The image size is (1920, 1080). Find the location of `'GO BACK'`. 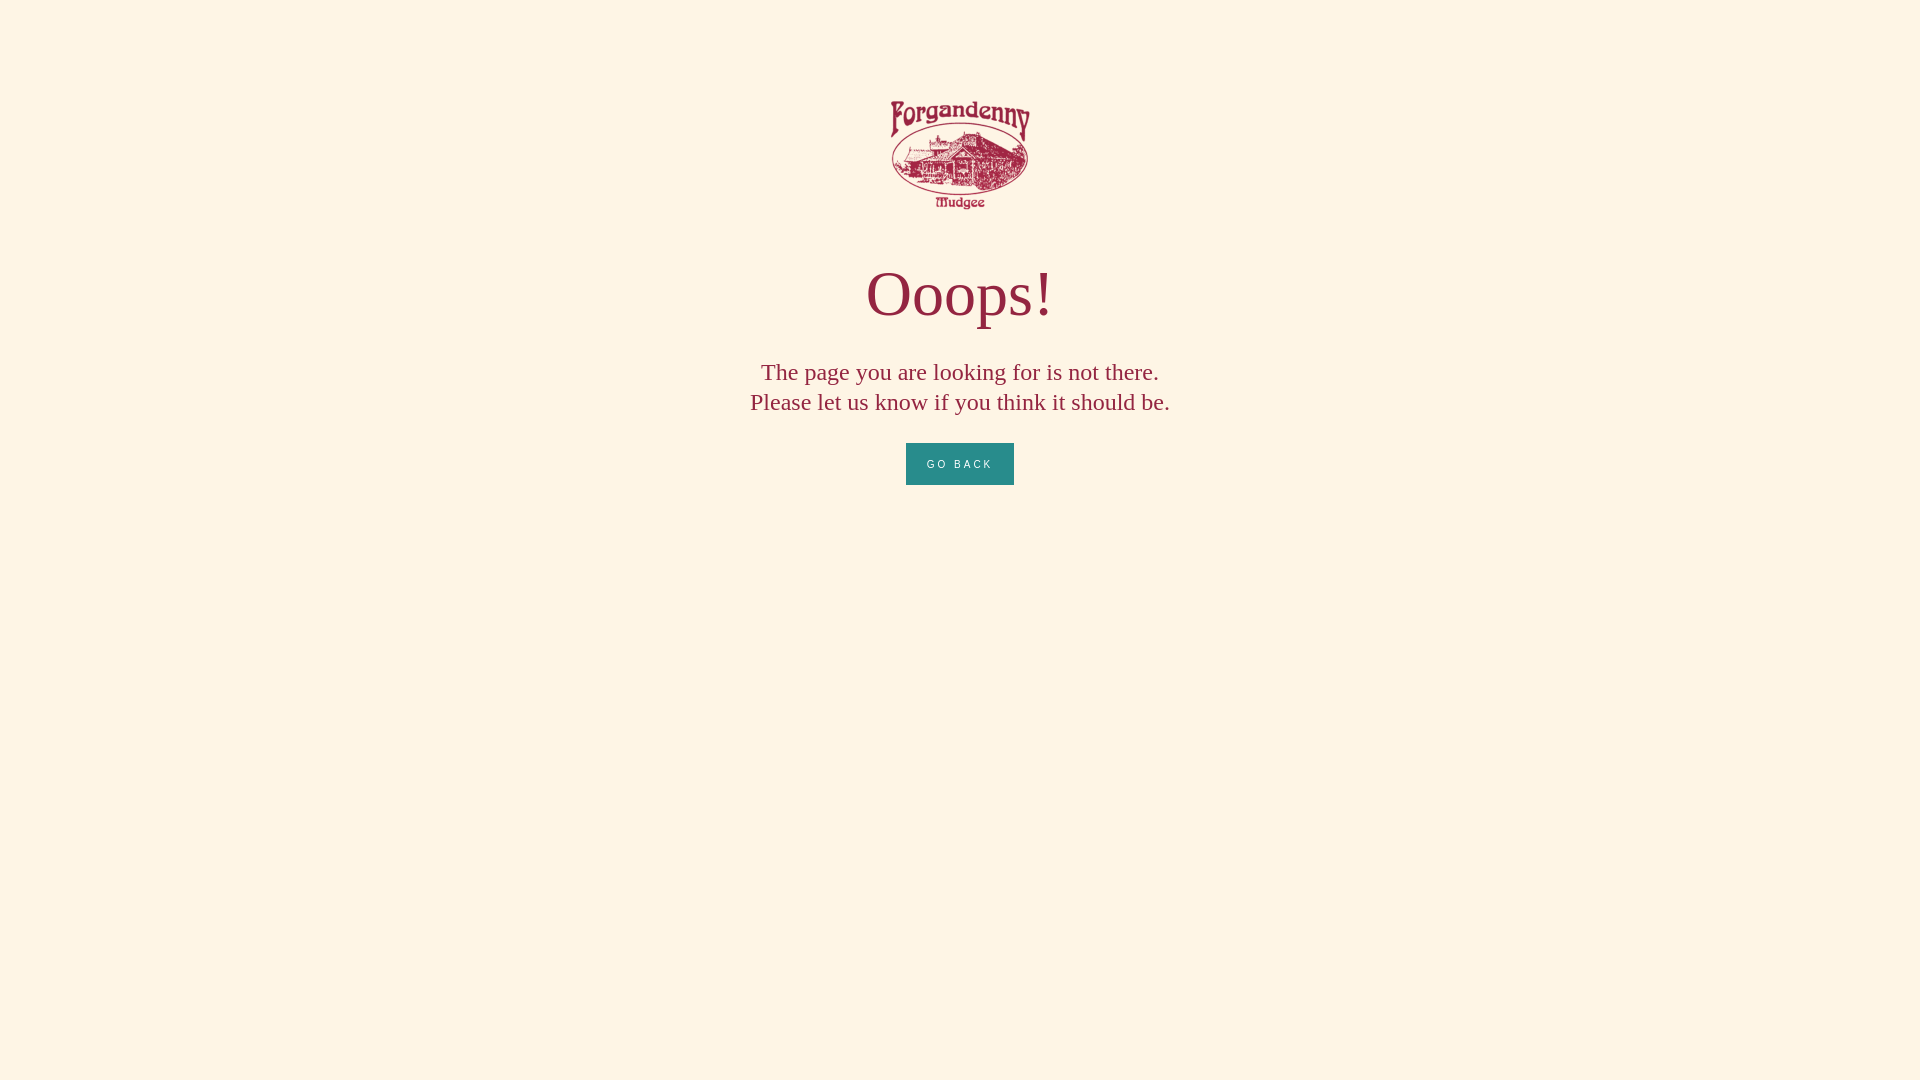

'GO BACK' is located at coordinates (905, 463).